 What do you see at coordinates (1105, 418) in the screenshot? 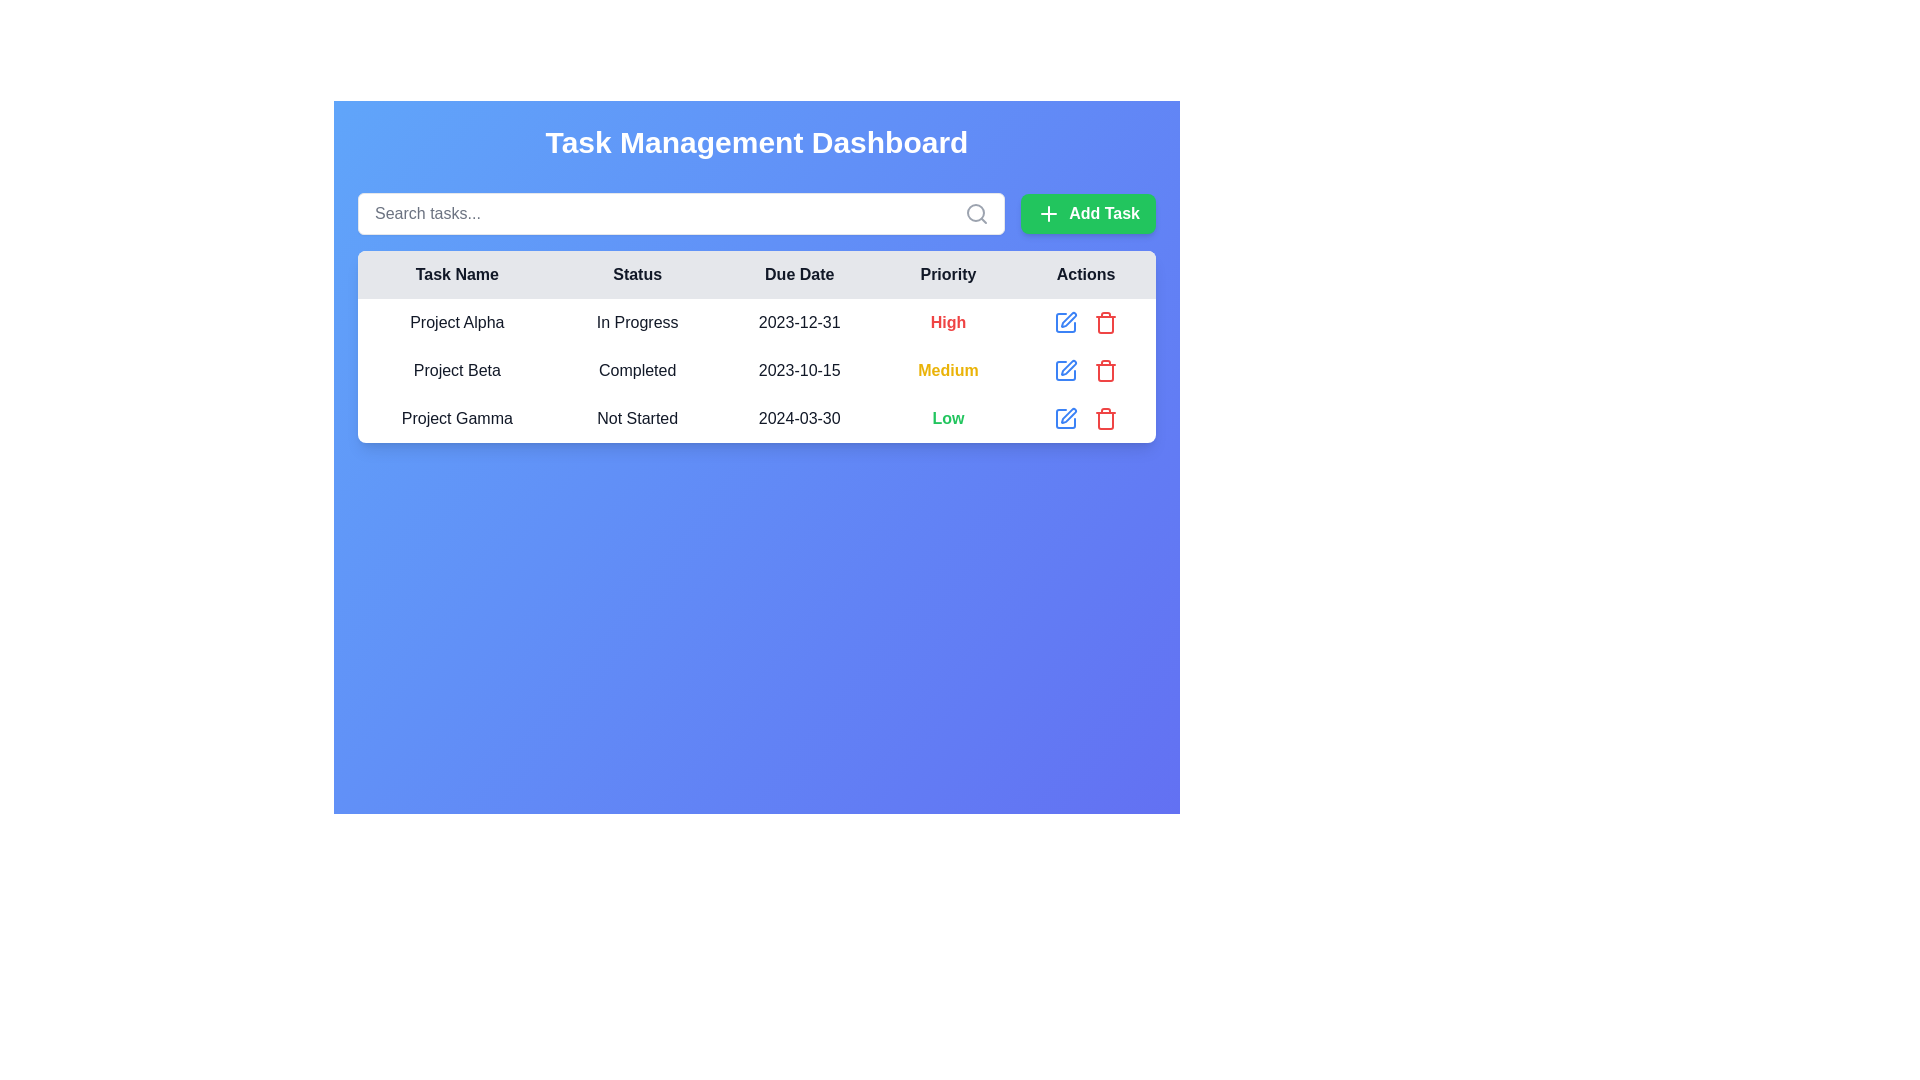
I see `the red trash bin icon button, which symbolizes a delete action, located in the action column of the task management dashboard for 'Project Gamma'` at bounding box center [1105, 418].